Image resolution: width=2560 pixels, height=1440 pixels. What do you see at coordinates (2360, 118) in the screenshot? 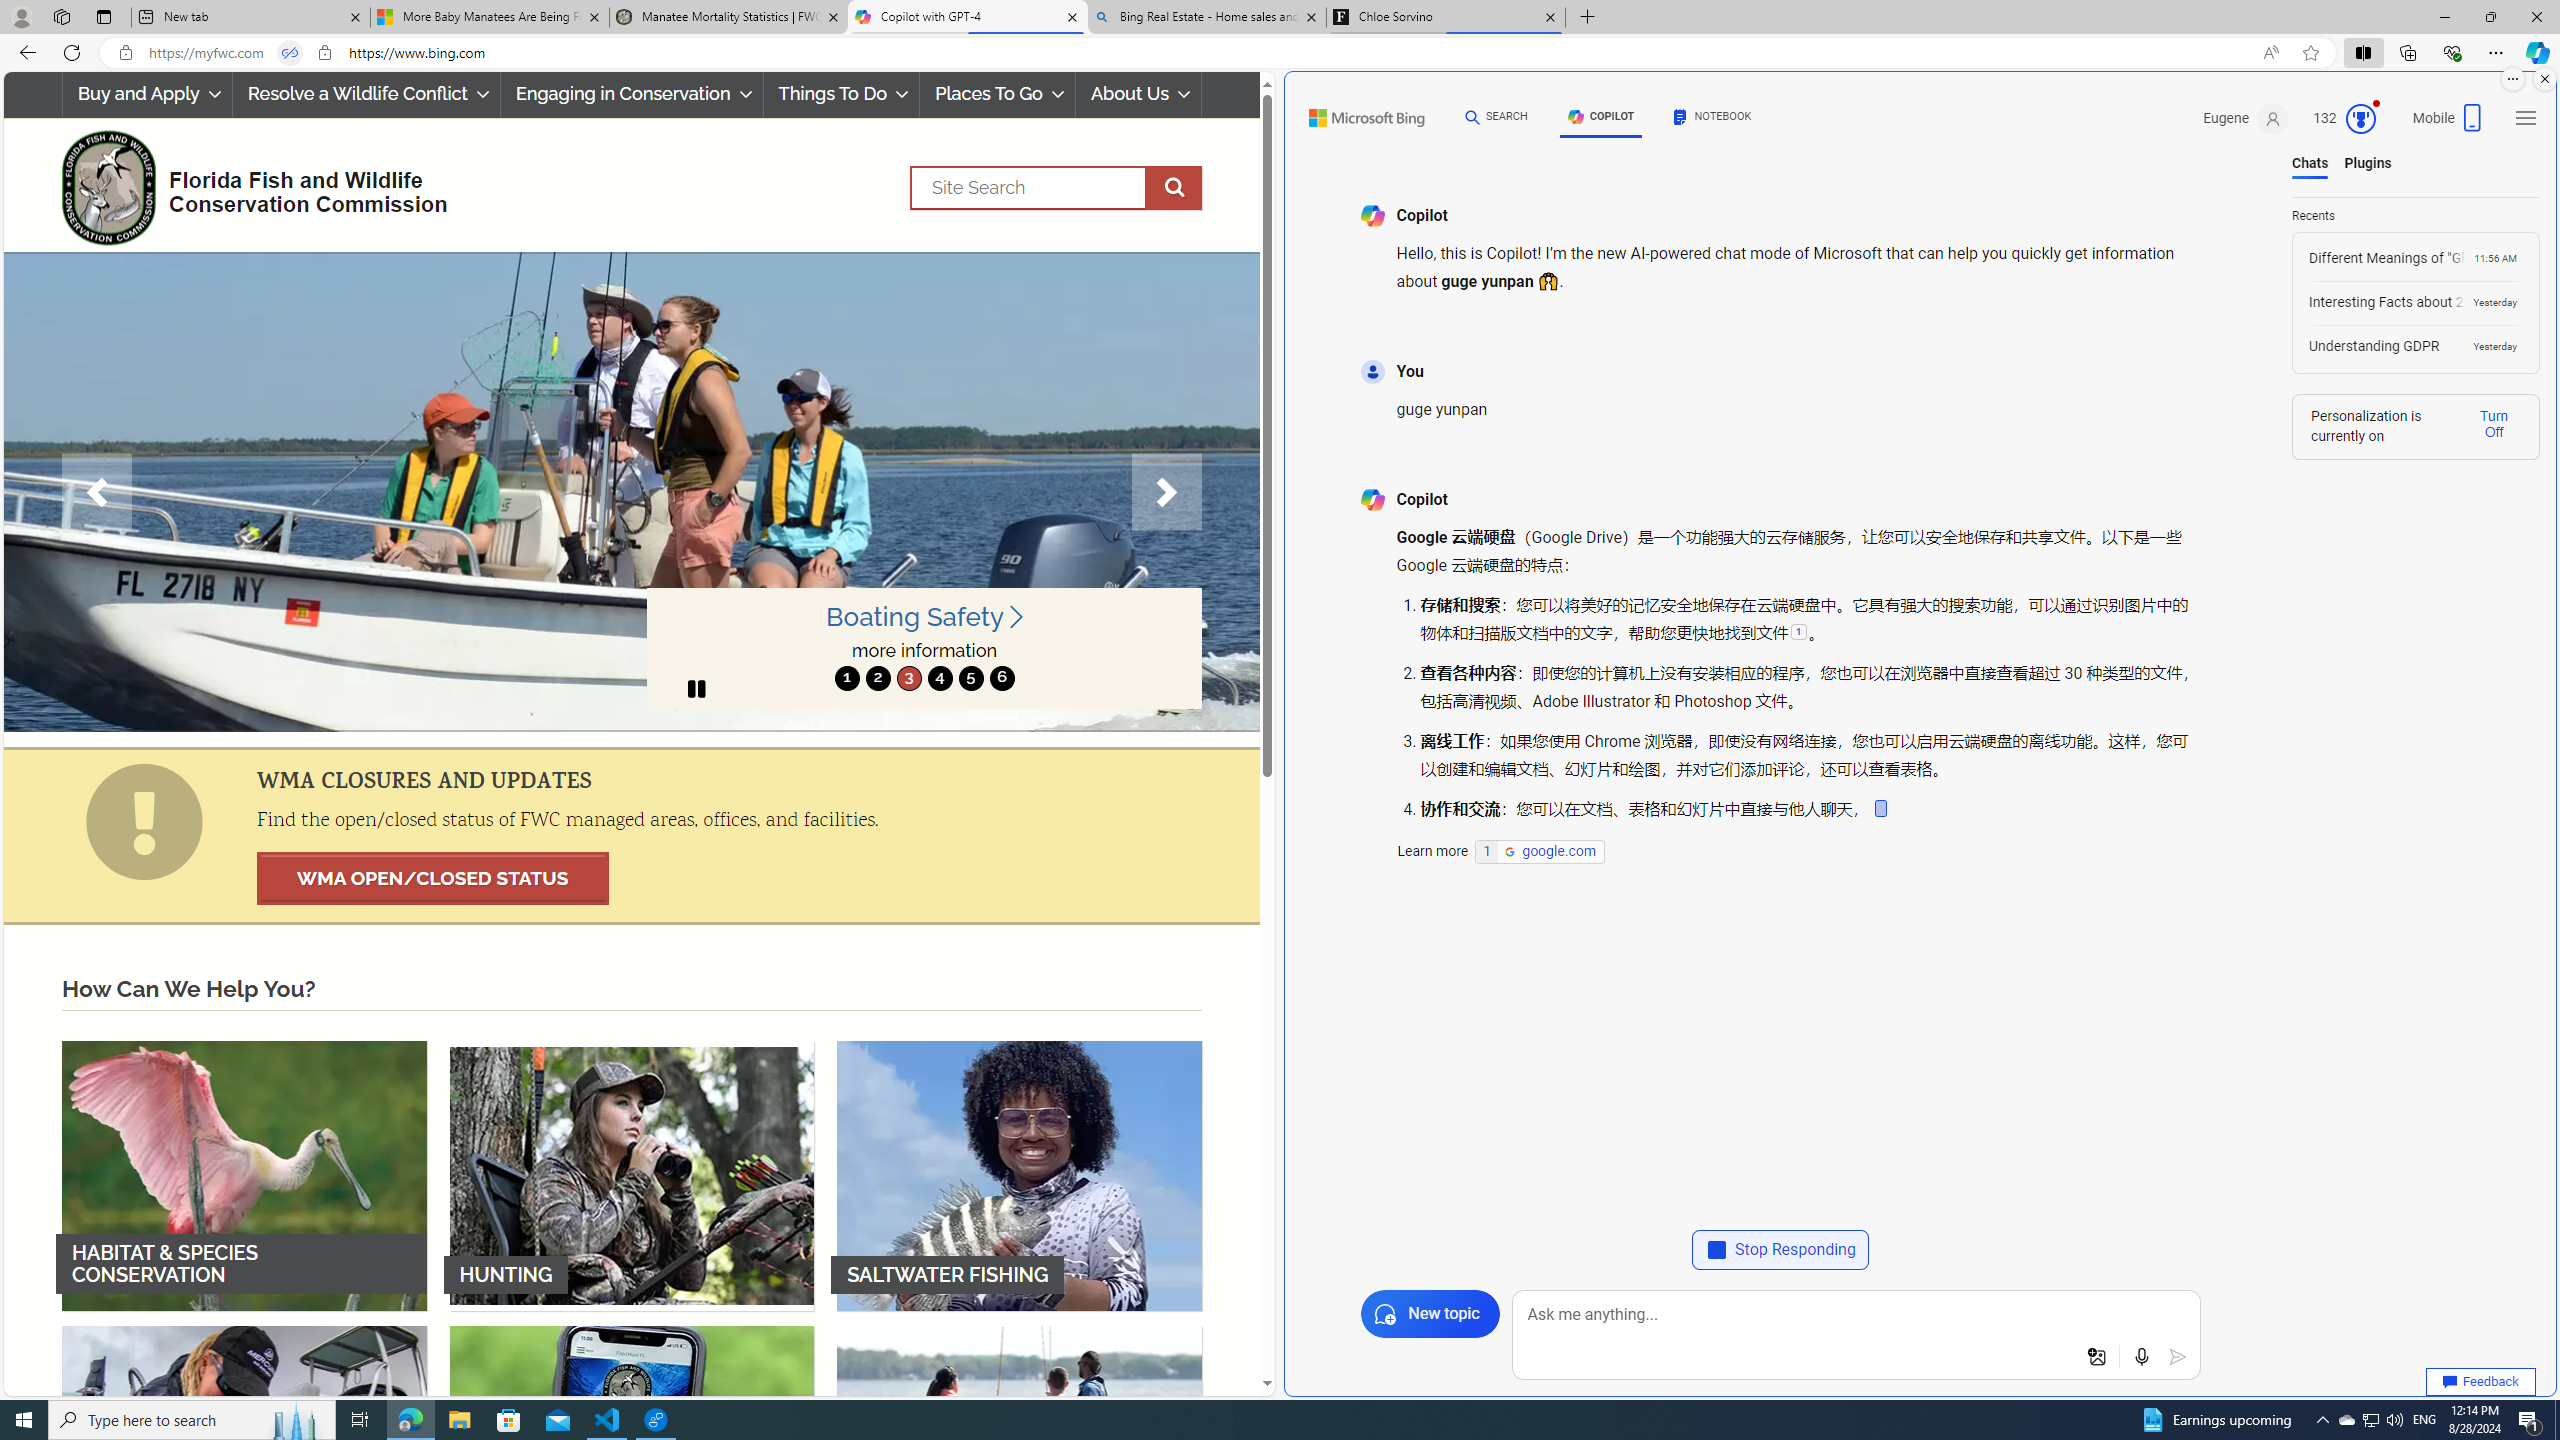
I see `'Class: medal-svg-animation'` at bounding box center [2360, 118].